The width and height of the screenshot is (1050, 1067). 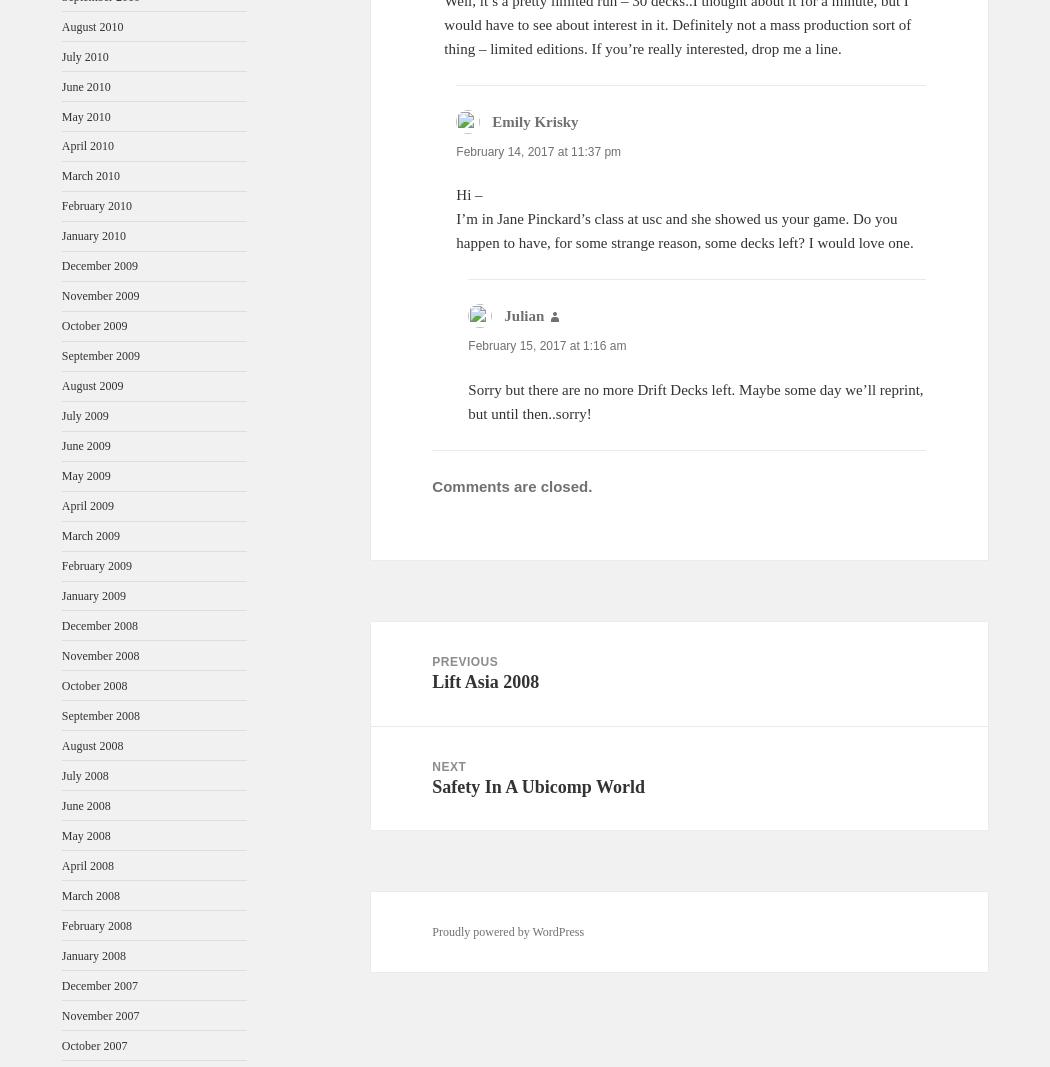 I want to click on 'I’m in Jane Pinckard’s class at usc and she showed us your game. Do you happen to have, for some strange reason, some decks left? I would love one.', so click(x=456, y=231).